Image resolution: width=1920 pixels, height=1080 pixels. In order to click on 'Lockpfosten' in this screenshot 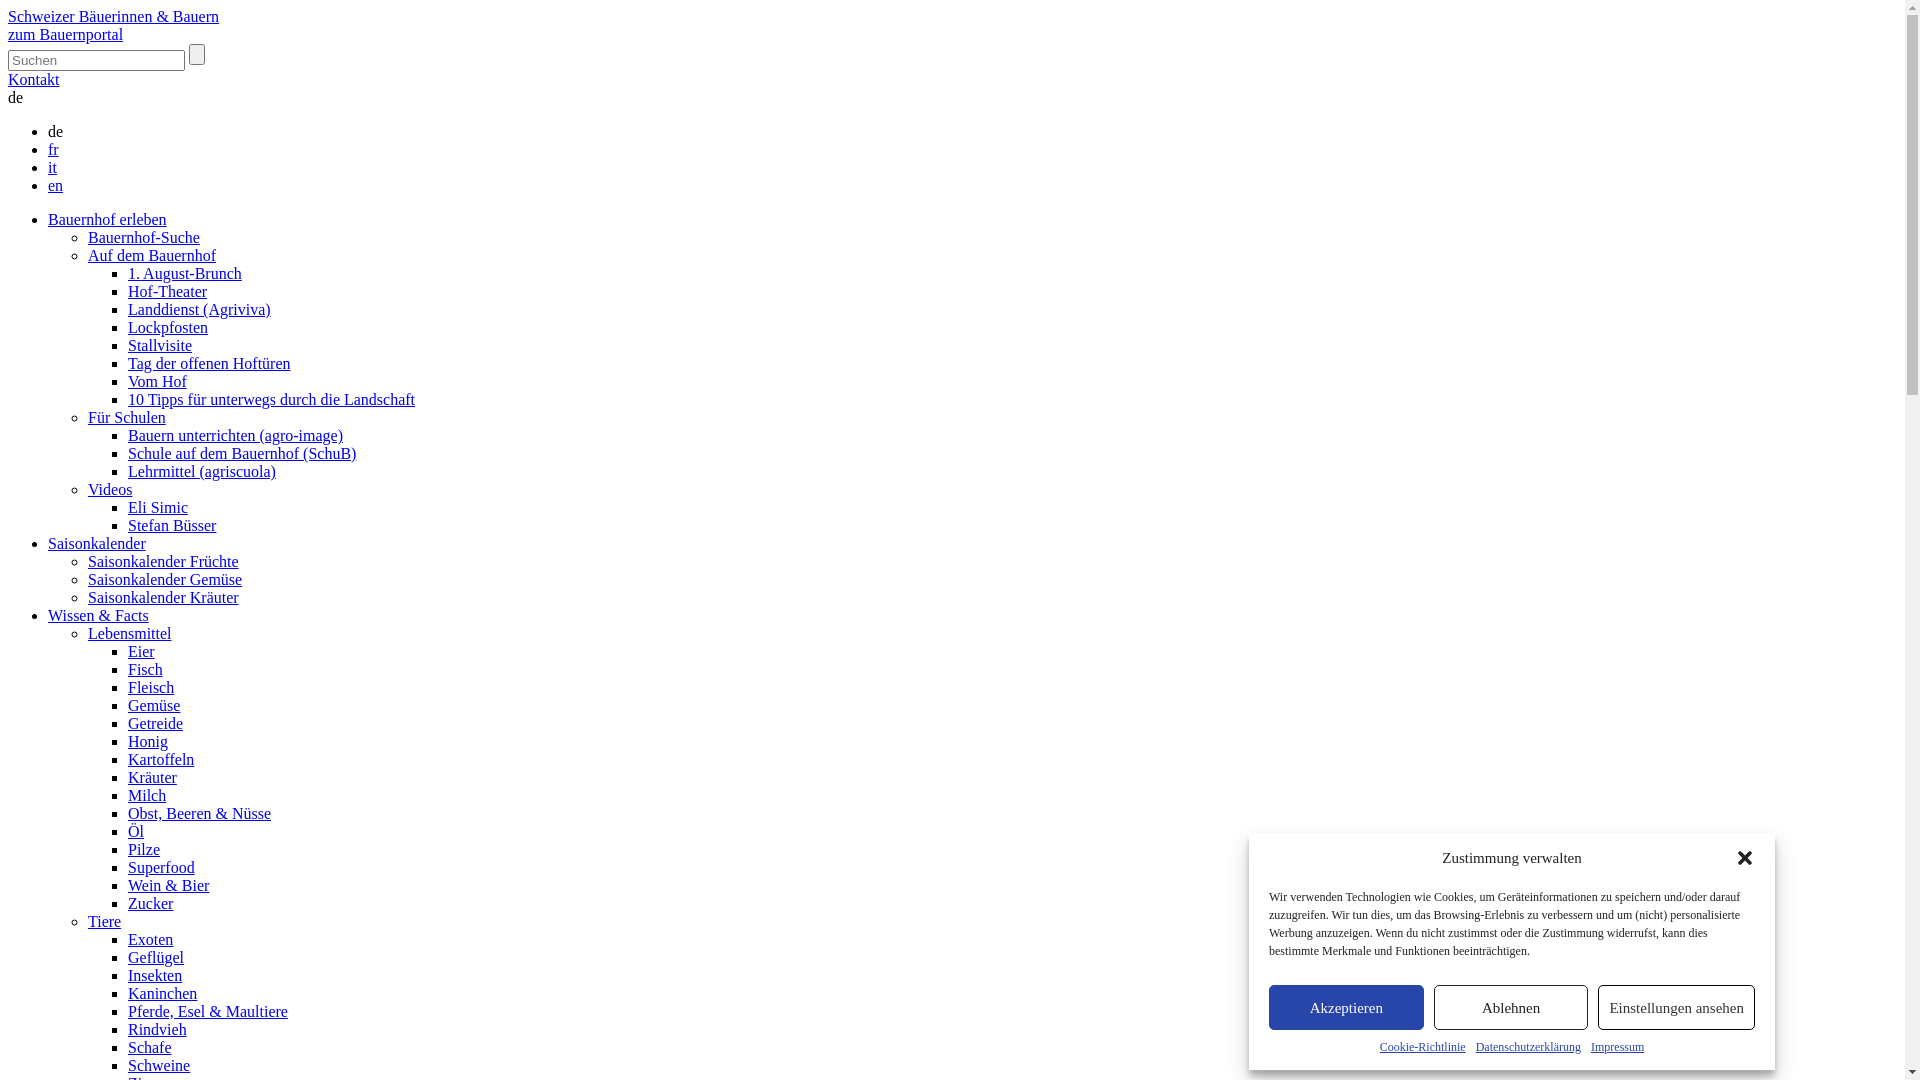, I will do `click(168, 326)`.